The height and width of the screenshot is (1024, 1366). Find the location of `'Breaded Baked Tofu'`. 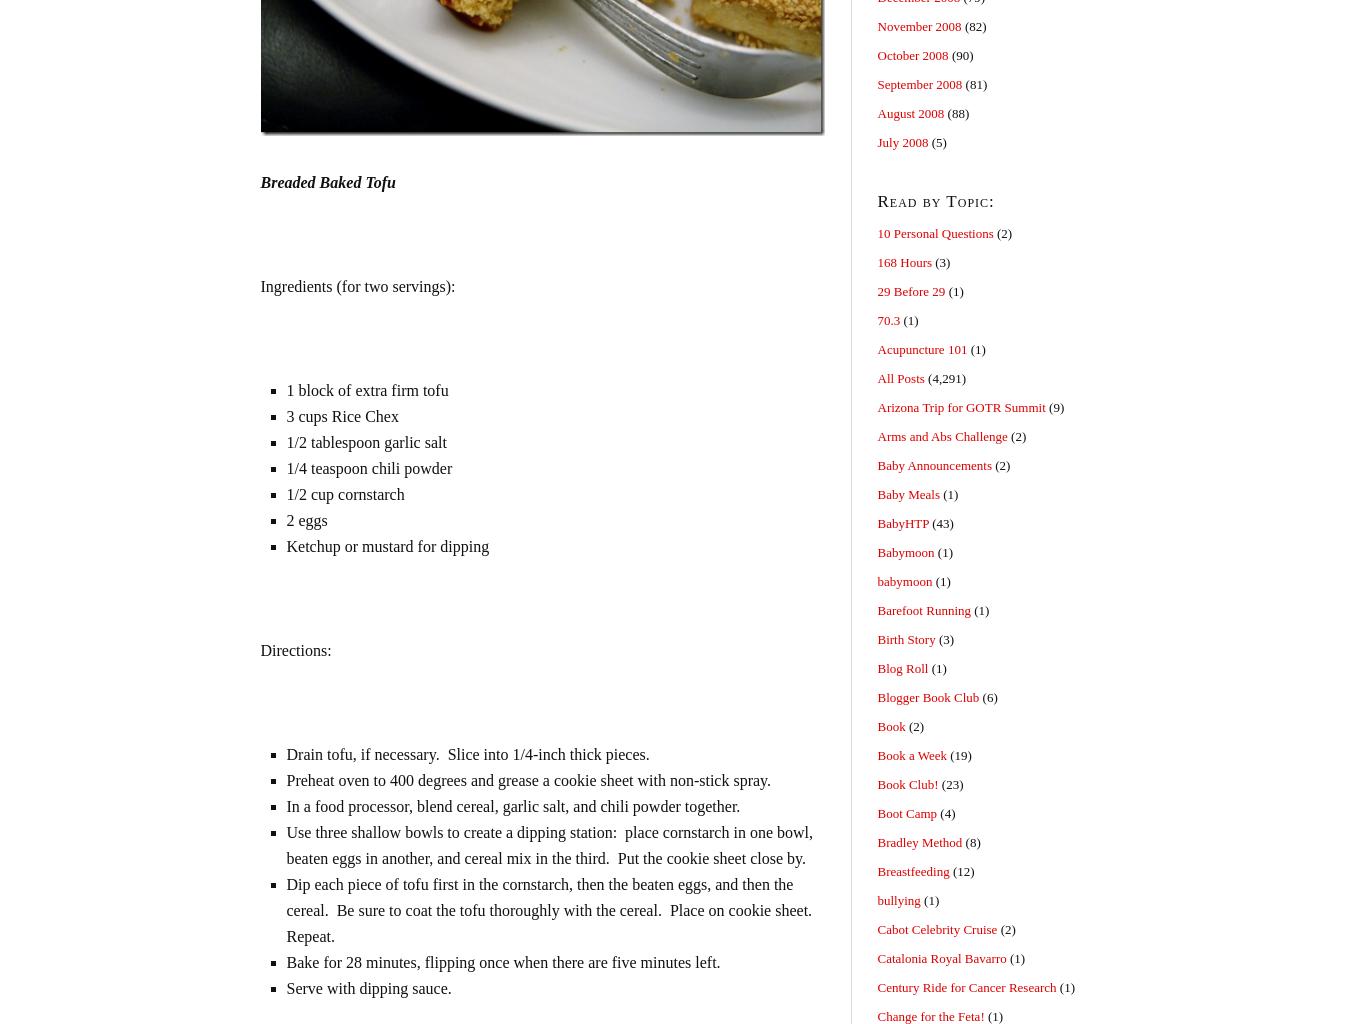

'Breaded Baked Tofu' is located at coordinates (327, 182).